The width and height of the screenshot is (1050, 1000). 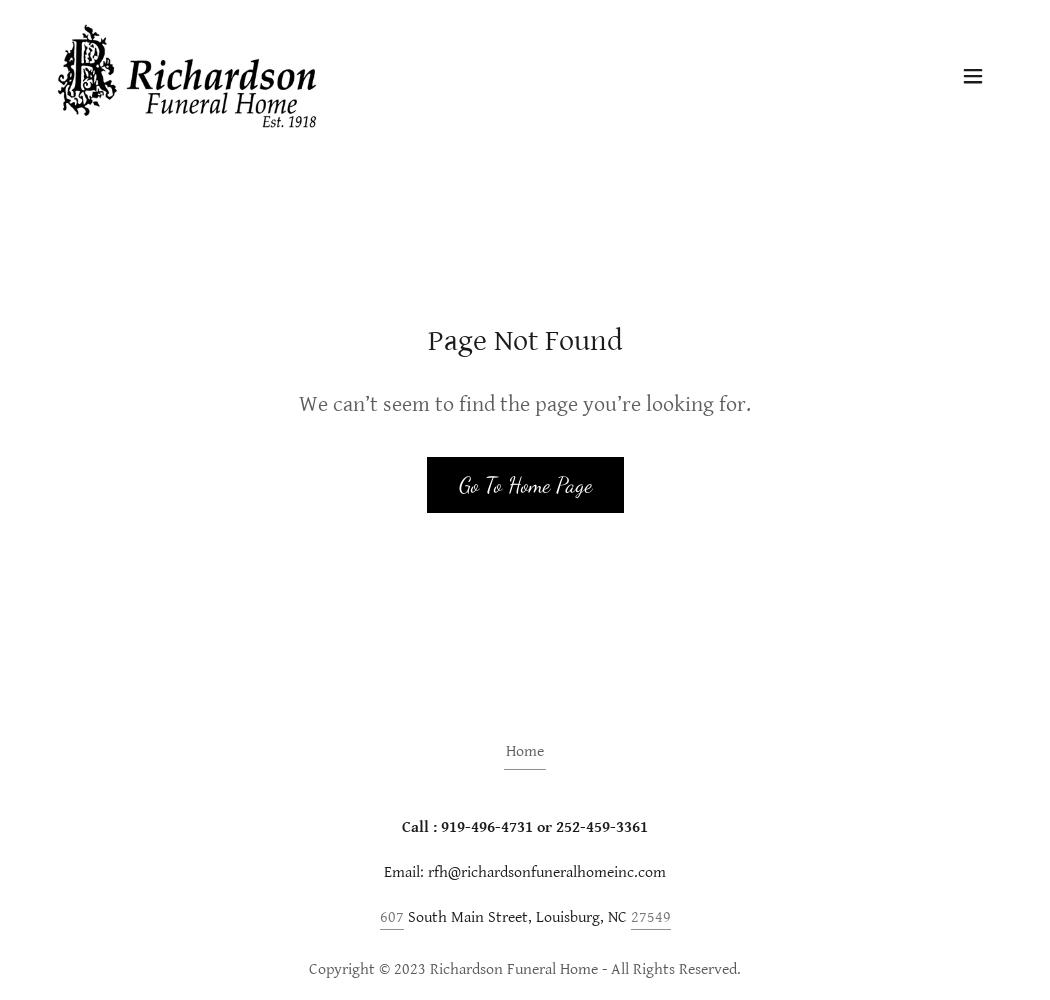 What do you see at coordinates (515, 916) in the screenshot?
I see `'South Main Street, Louisburg, NC'` at bounding box center [515, 916].